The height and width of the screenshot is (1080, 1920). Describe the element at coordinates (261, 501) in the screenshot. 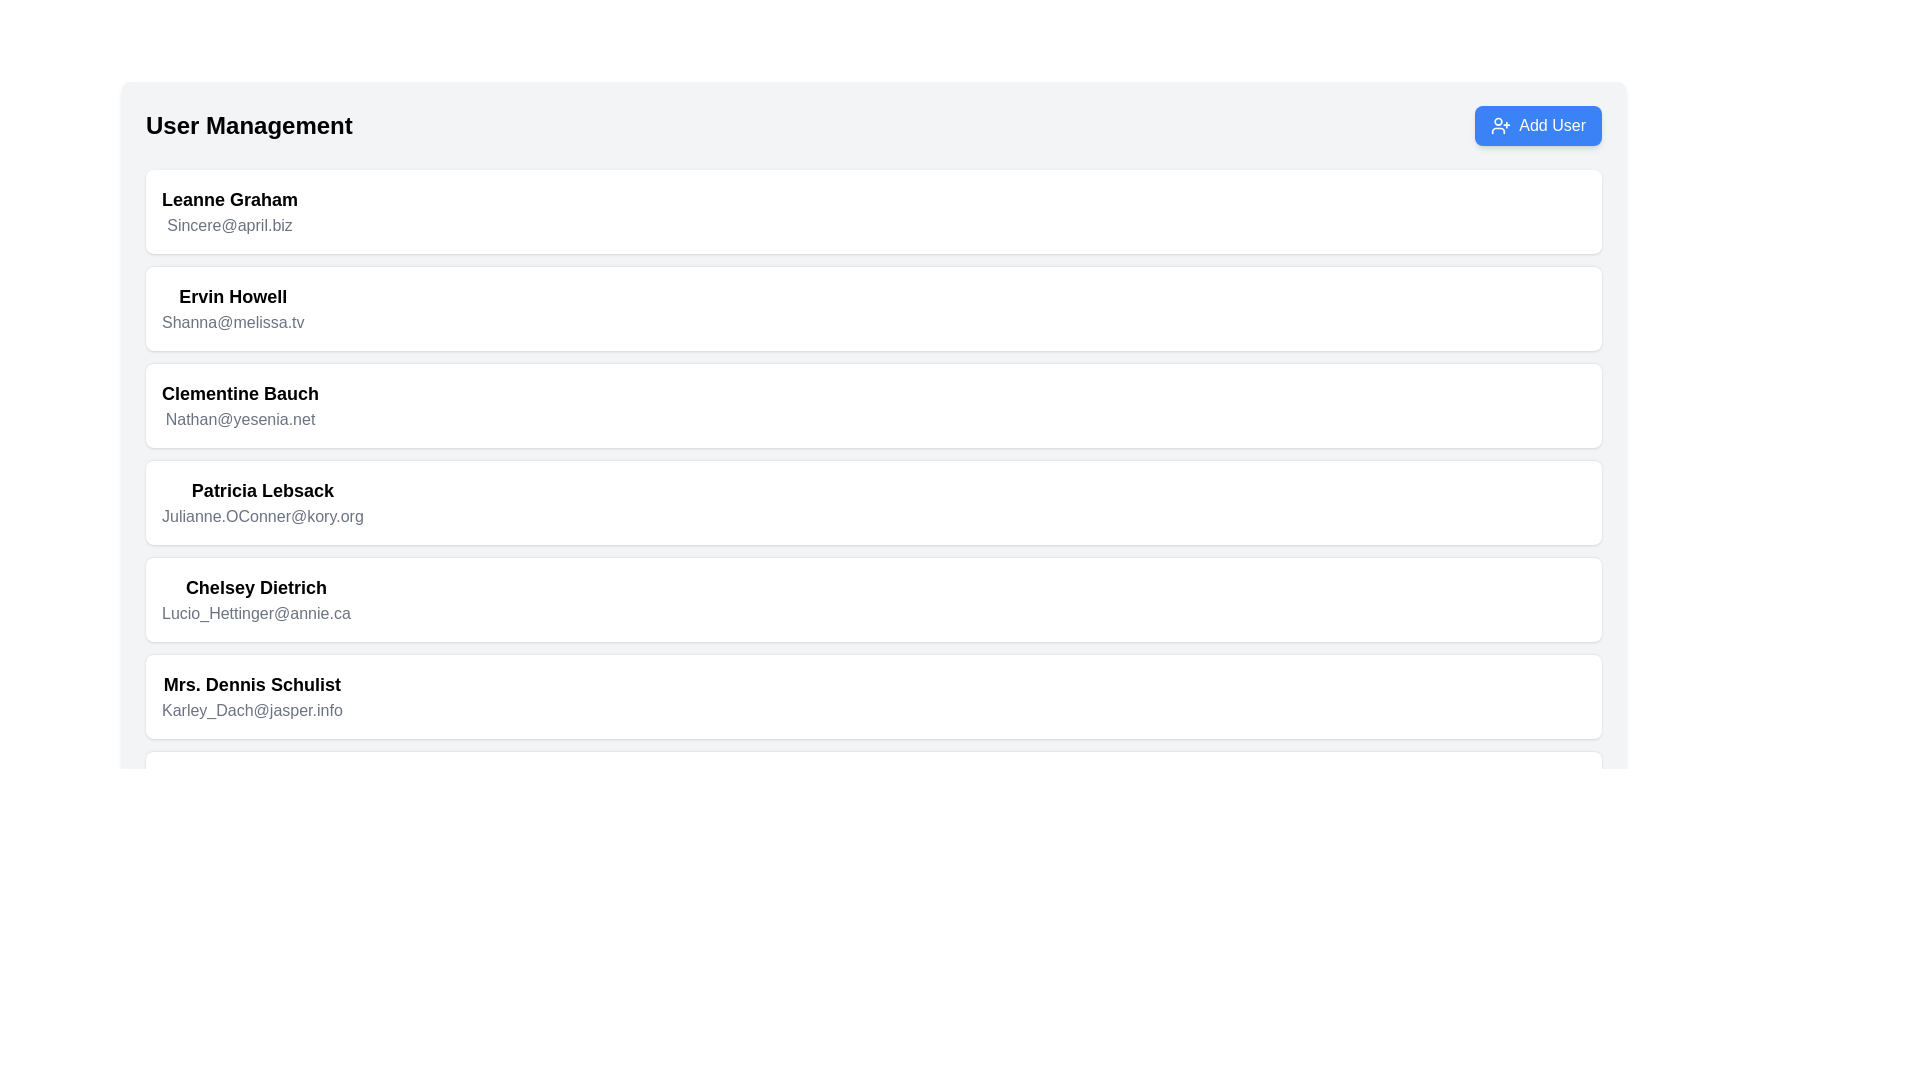

I see `displayed information from the textual information block that shows 'Patricia Lebsack' and 'Julianne.OConner@kory.org', which is the fourth entry in the user cards list` at that location.